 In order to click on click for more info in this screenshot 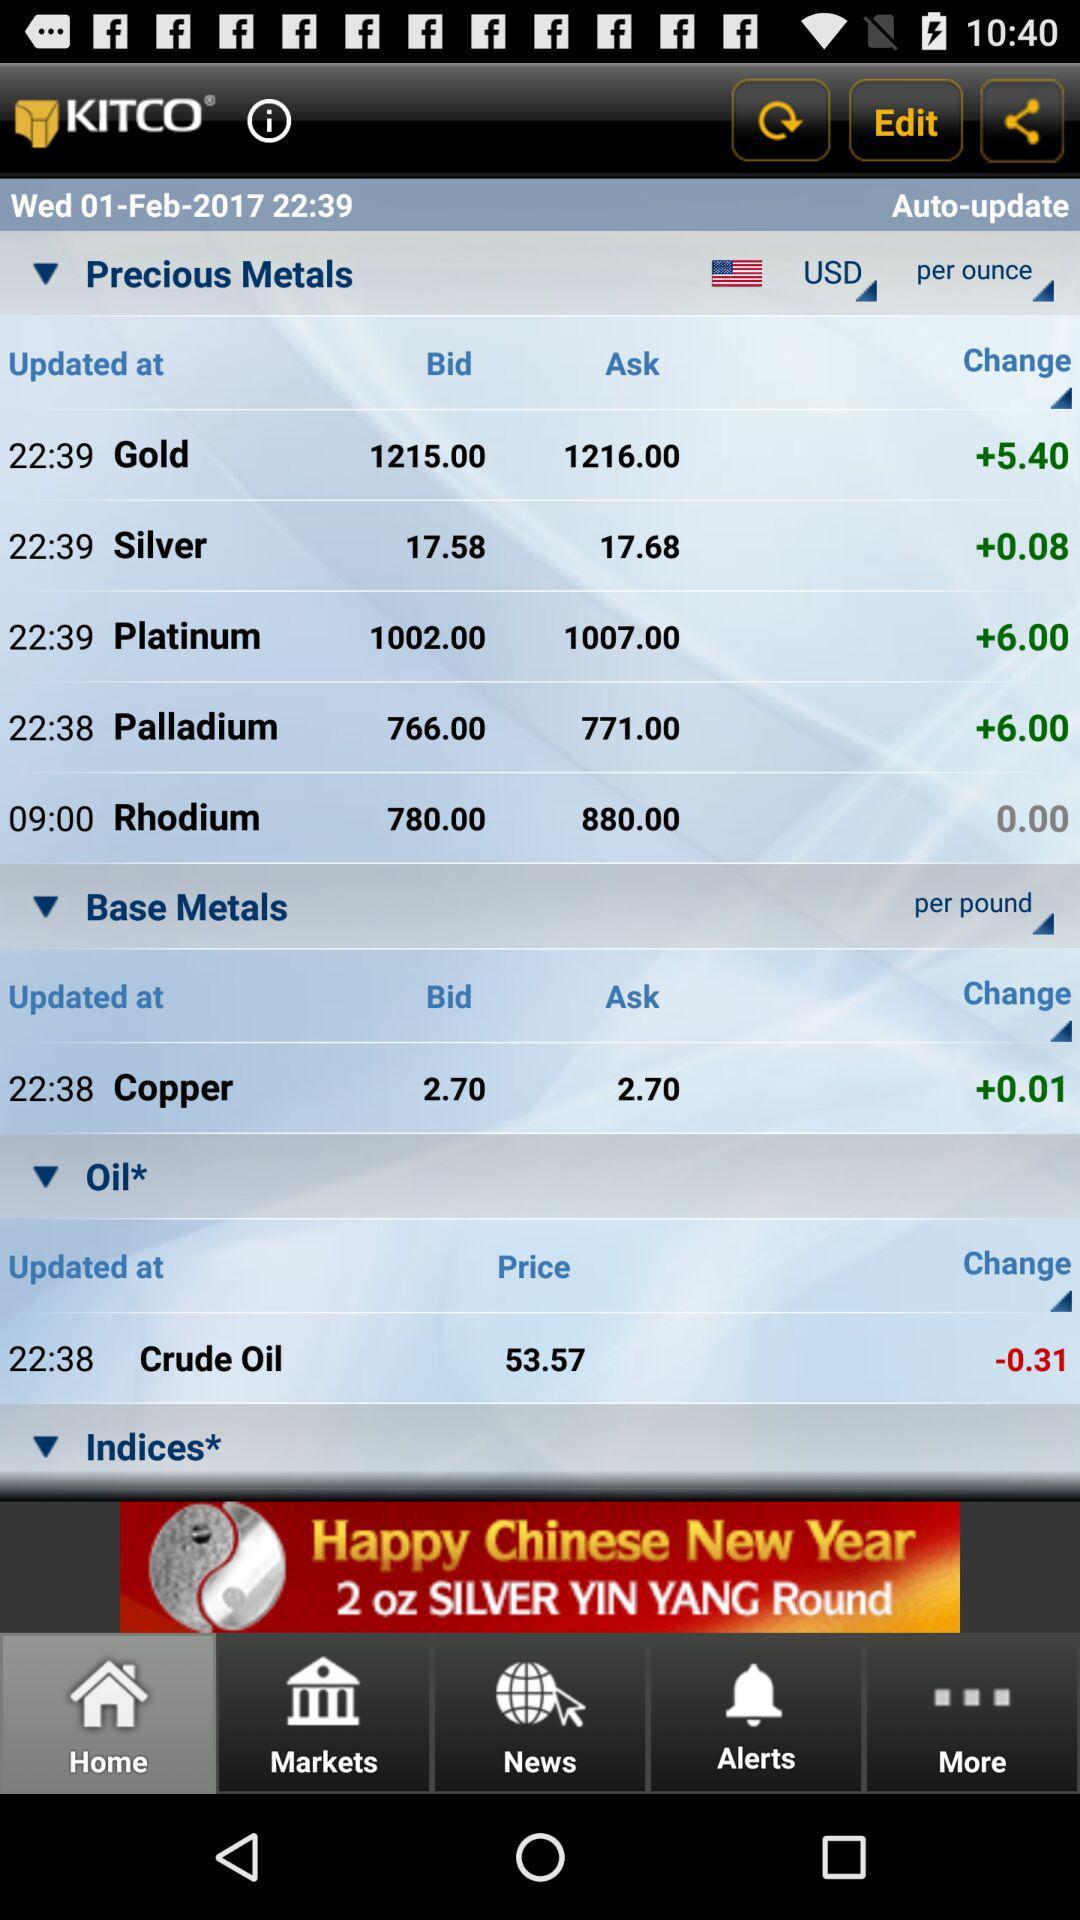, I will do `click(268, 119)`.